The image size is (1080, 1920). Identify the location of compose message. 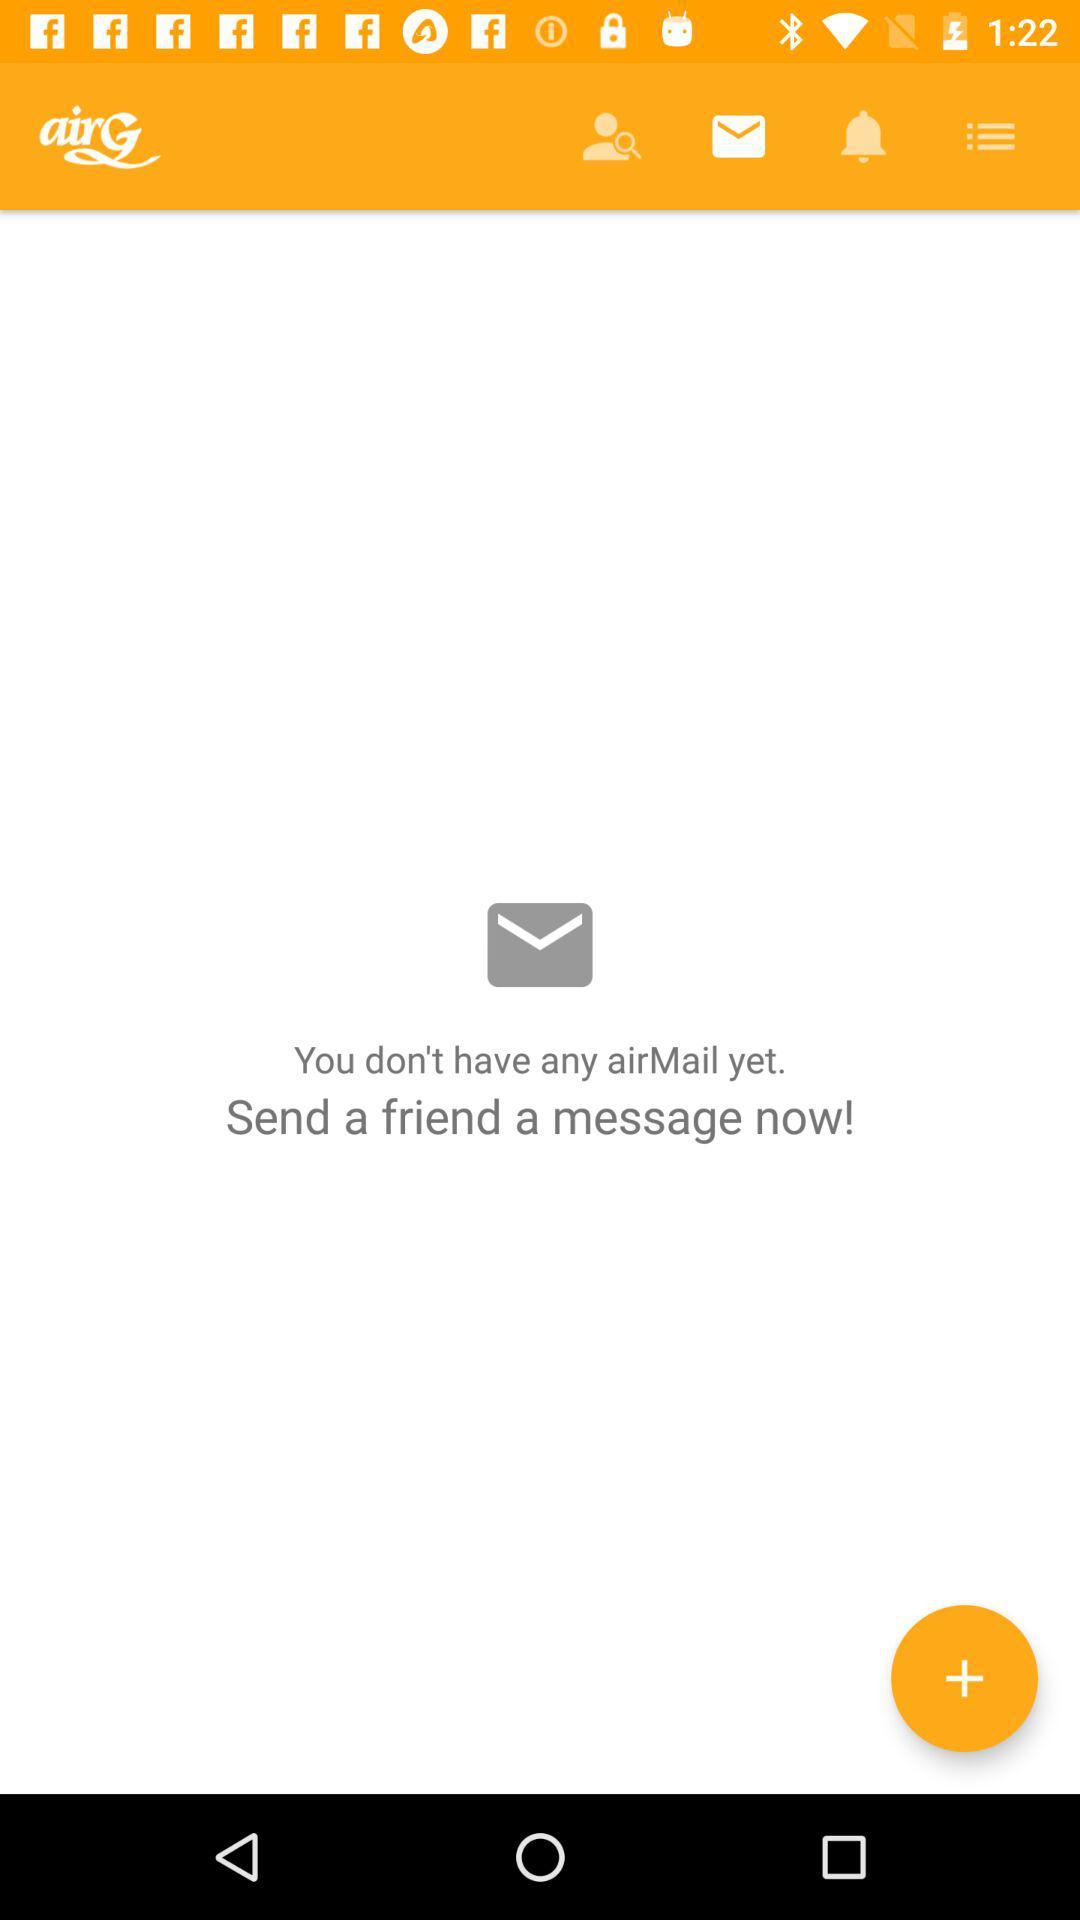
(963, 1678).